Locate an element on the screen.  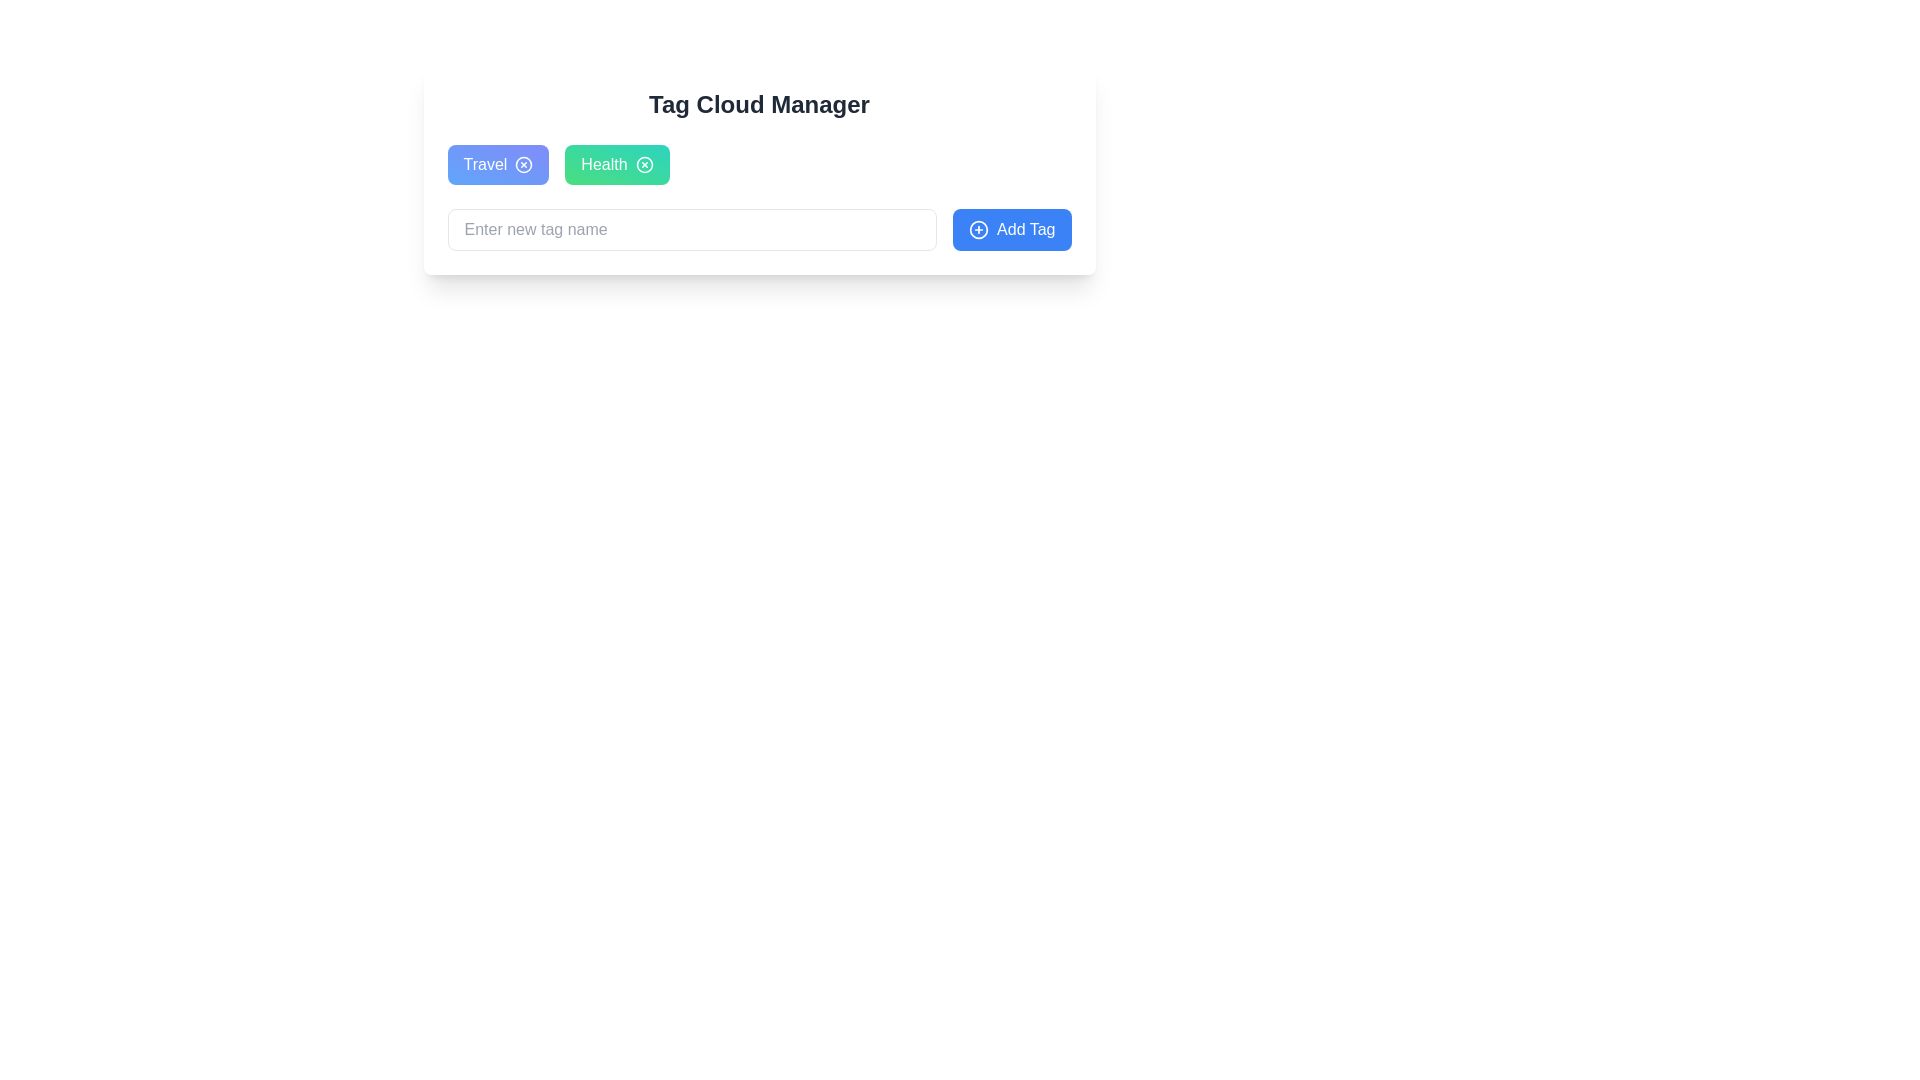
text label 'Health' located inside the green rounded rectangular button, which is the second button from the left under the 'Tag Cloud Manager' heading is located at coordinates (603, 164).